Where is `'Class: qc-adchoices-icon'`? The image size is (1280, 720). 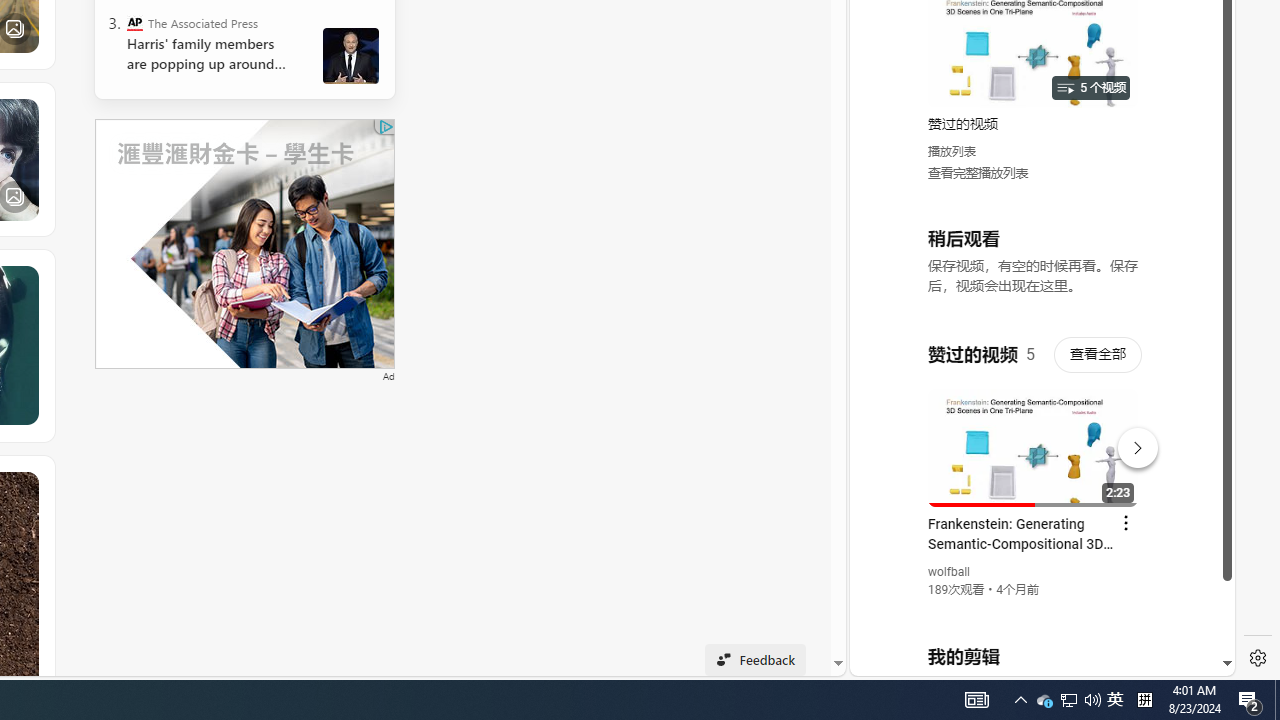
'Class: qc-adchoices-icon' is located at coordinates (386, 127).